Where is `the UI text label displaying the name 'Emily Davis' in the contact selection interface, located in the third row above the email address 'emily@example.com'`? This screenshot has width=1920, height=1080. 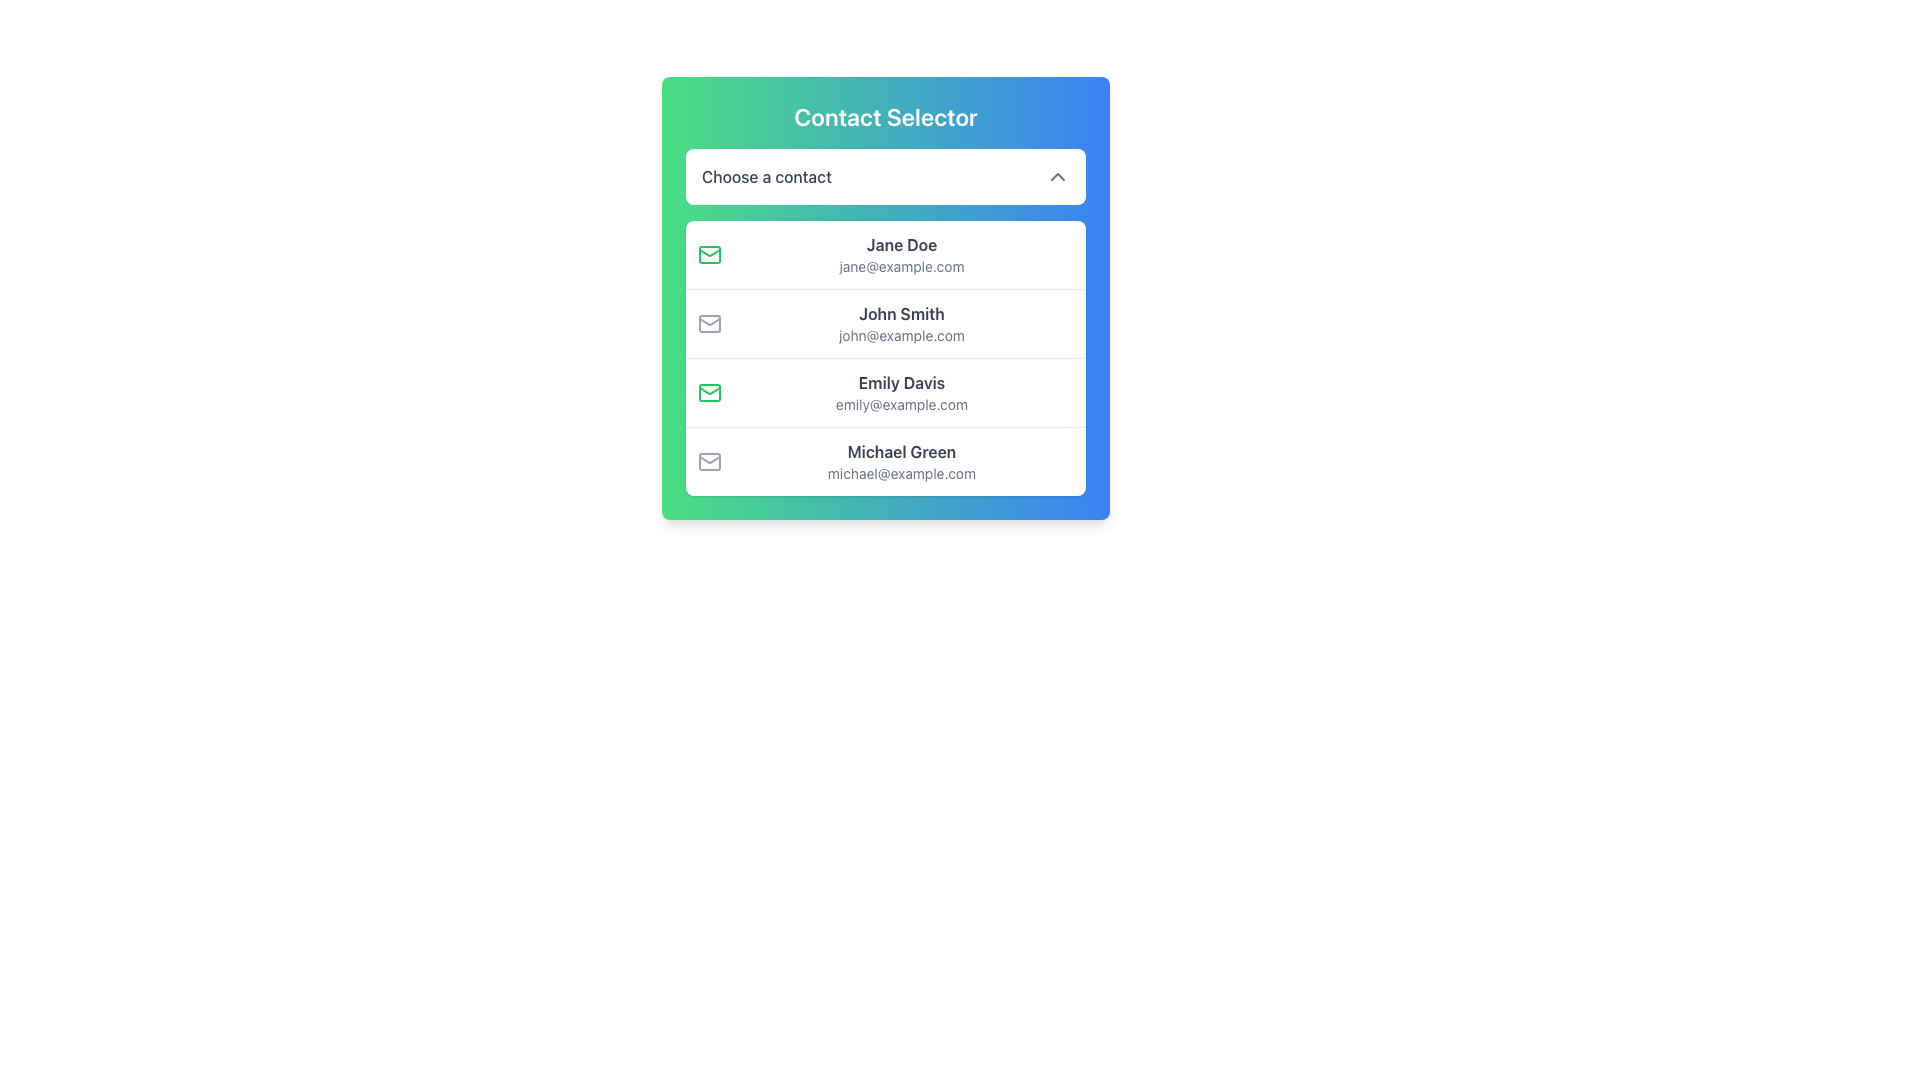 the UI text label displaying the name 'Emily Davis' in the contact selection interface, located in the third row above the email address 'emily@example.com' is located at coordinates (901, 382).